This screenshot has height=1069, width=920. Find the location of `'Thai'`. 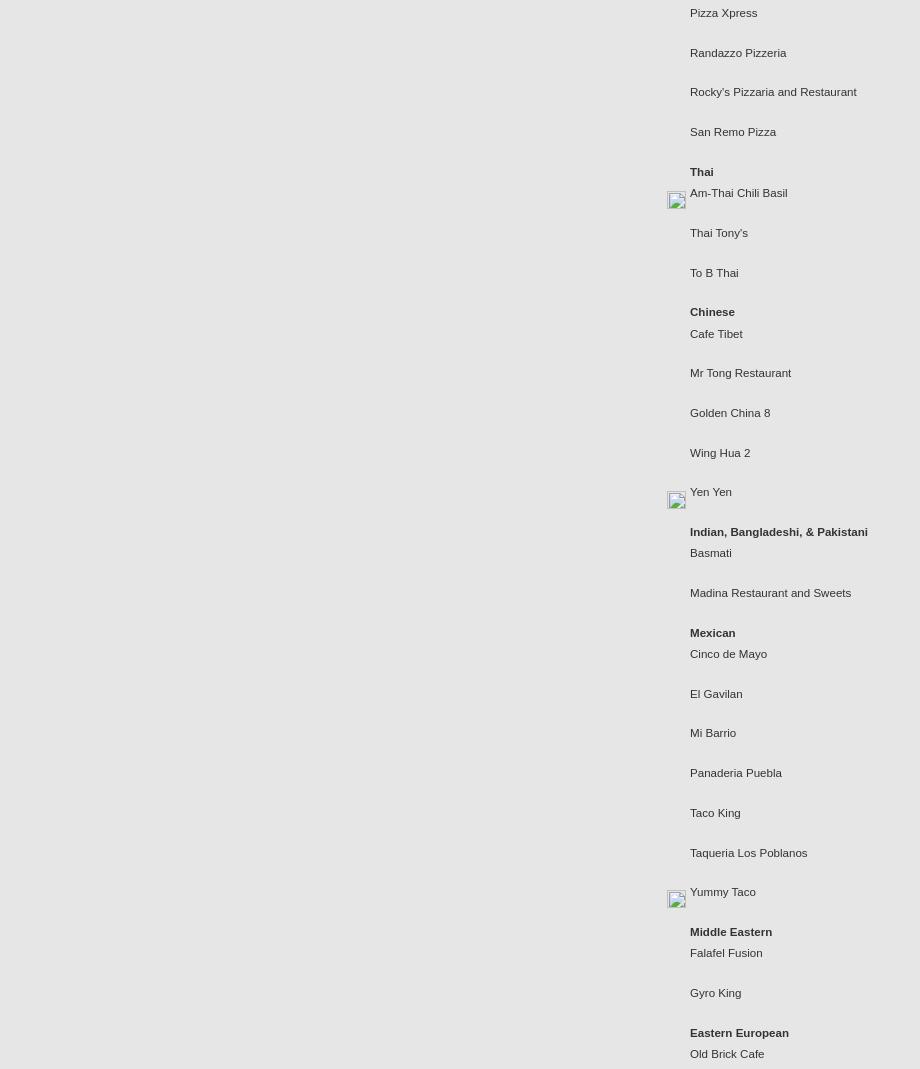

'Thai' is located at coordinates (690, 171).